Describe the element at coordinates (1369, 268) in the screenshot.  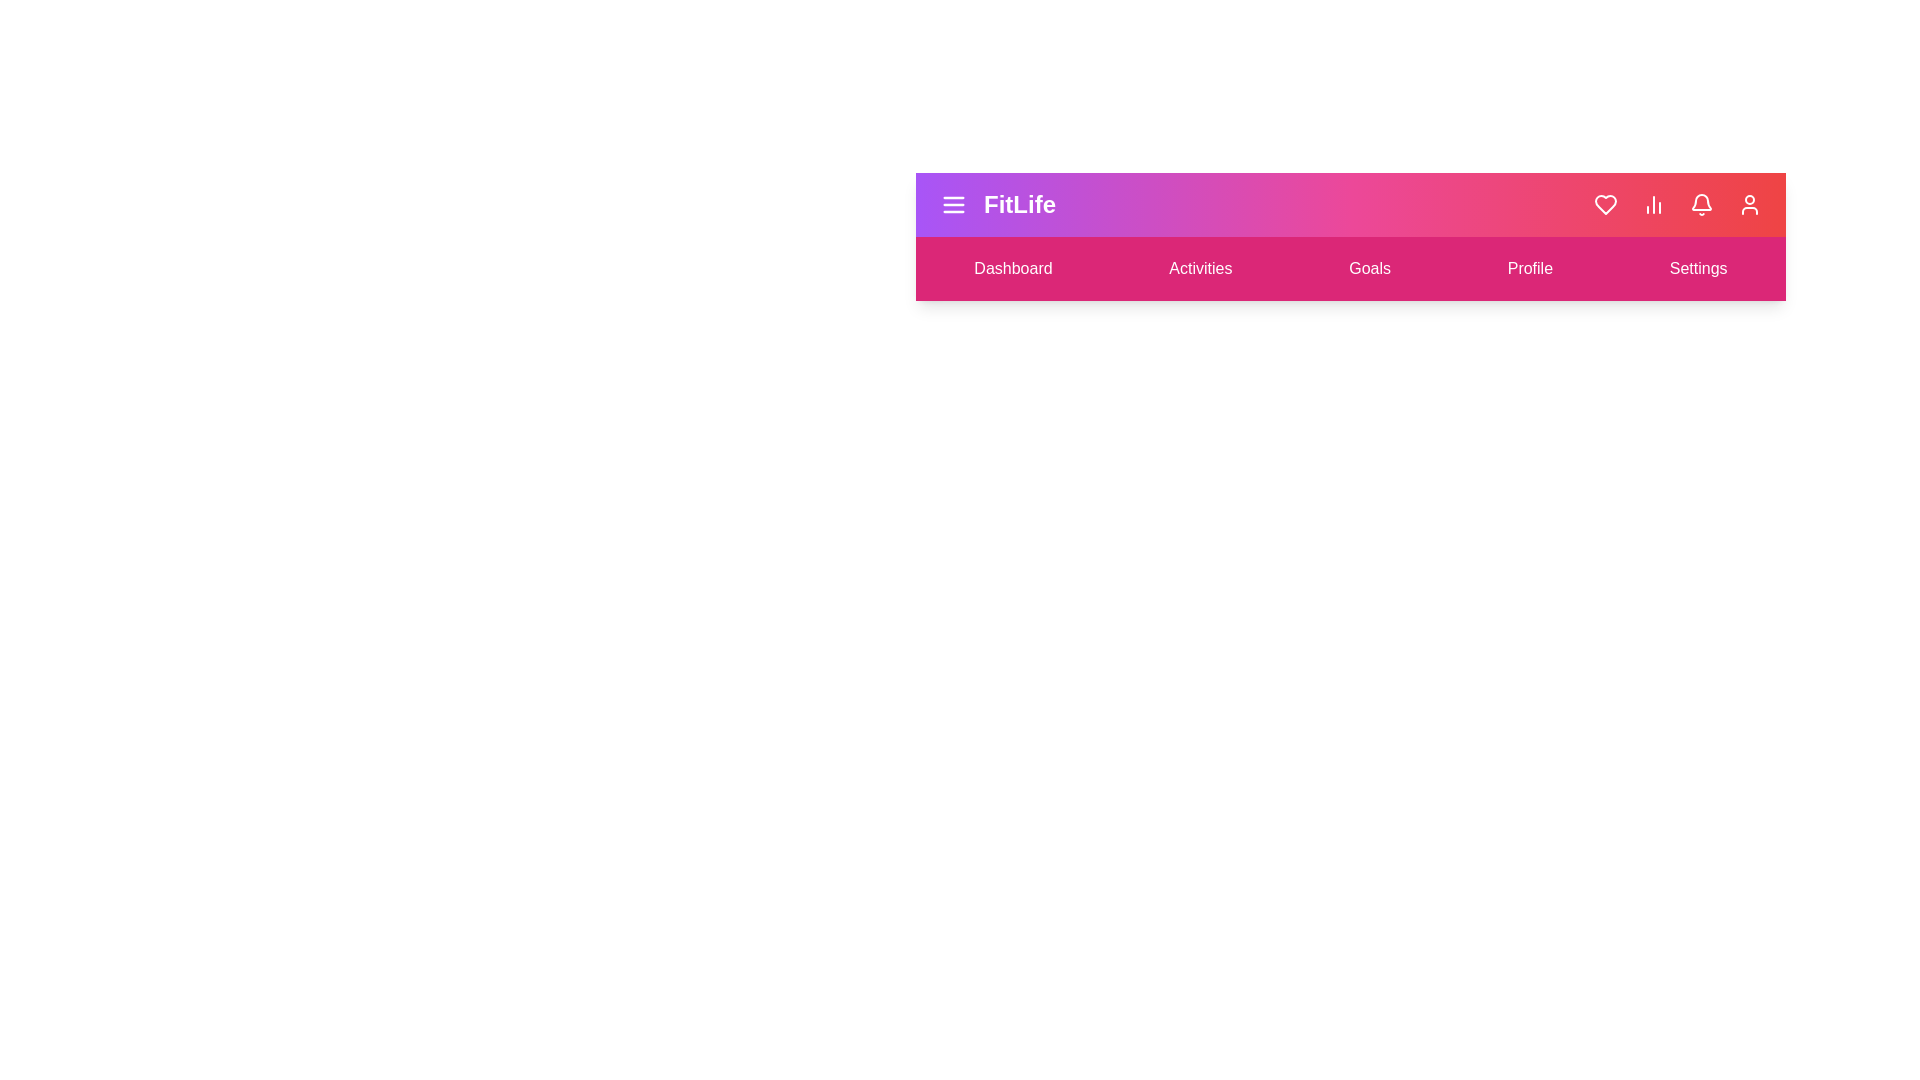
I see `the menu item corresponding to Goals` at that location.